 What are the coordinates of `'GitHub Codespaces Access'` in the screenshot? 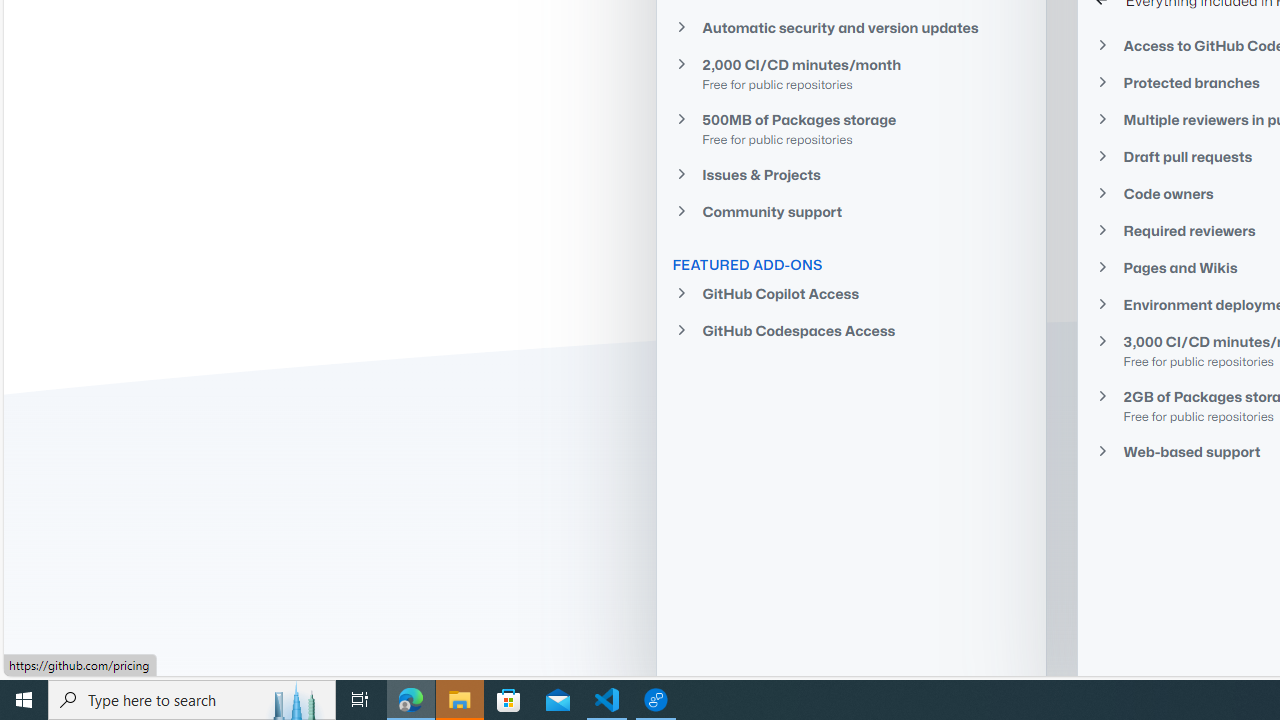 It's located at (851, 329).